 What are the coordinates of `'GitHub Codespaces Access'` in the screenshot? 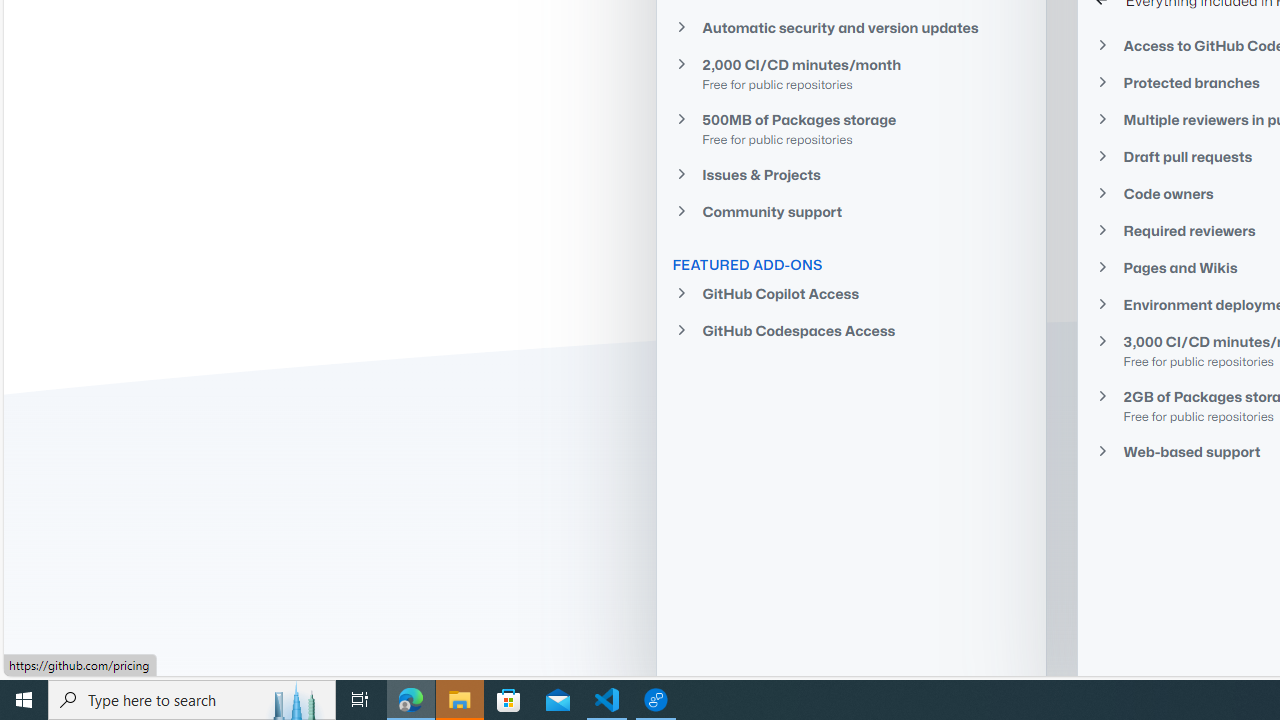 It's located at (851, 329).